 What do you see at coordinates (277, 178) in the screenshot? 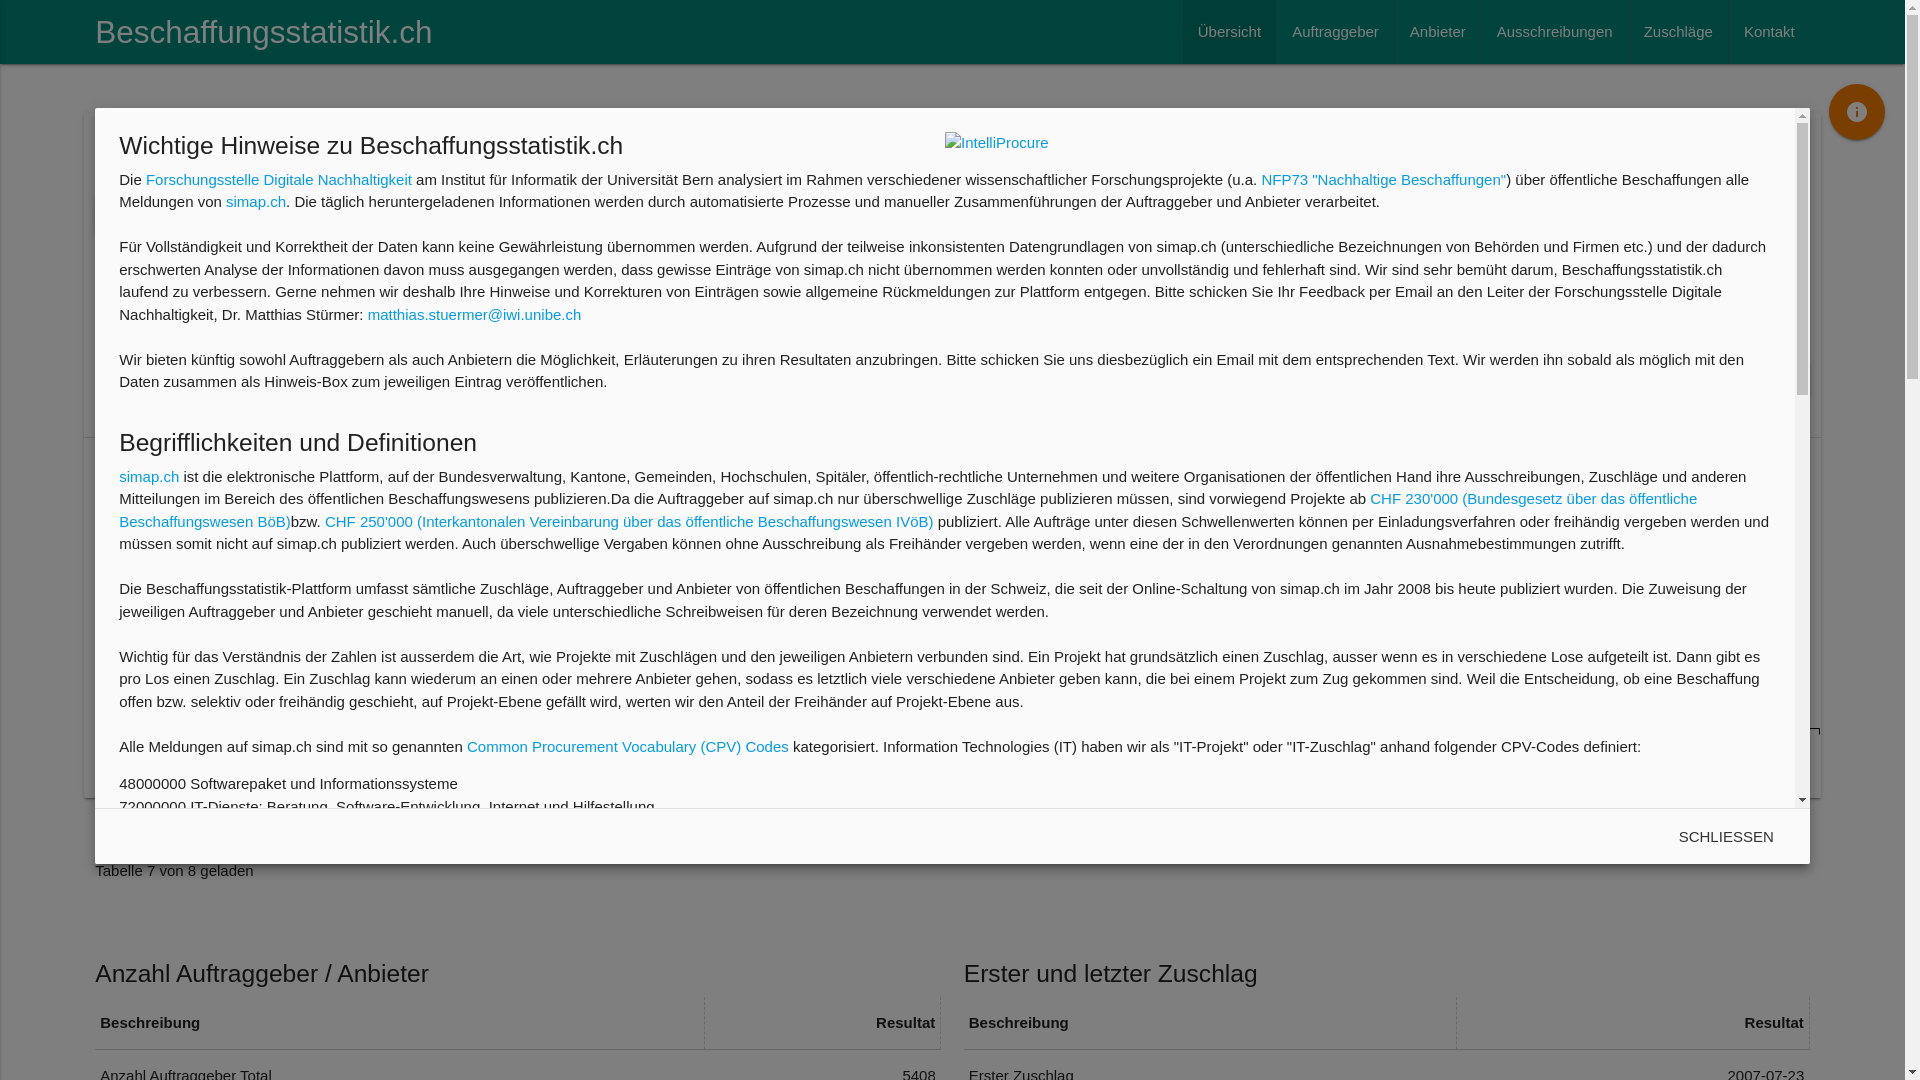
I see `'Forschungsstelle Digitale Nachhaltigkeit'` at bounding box center [277, 178].